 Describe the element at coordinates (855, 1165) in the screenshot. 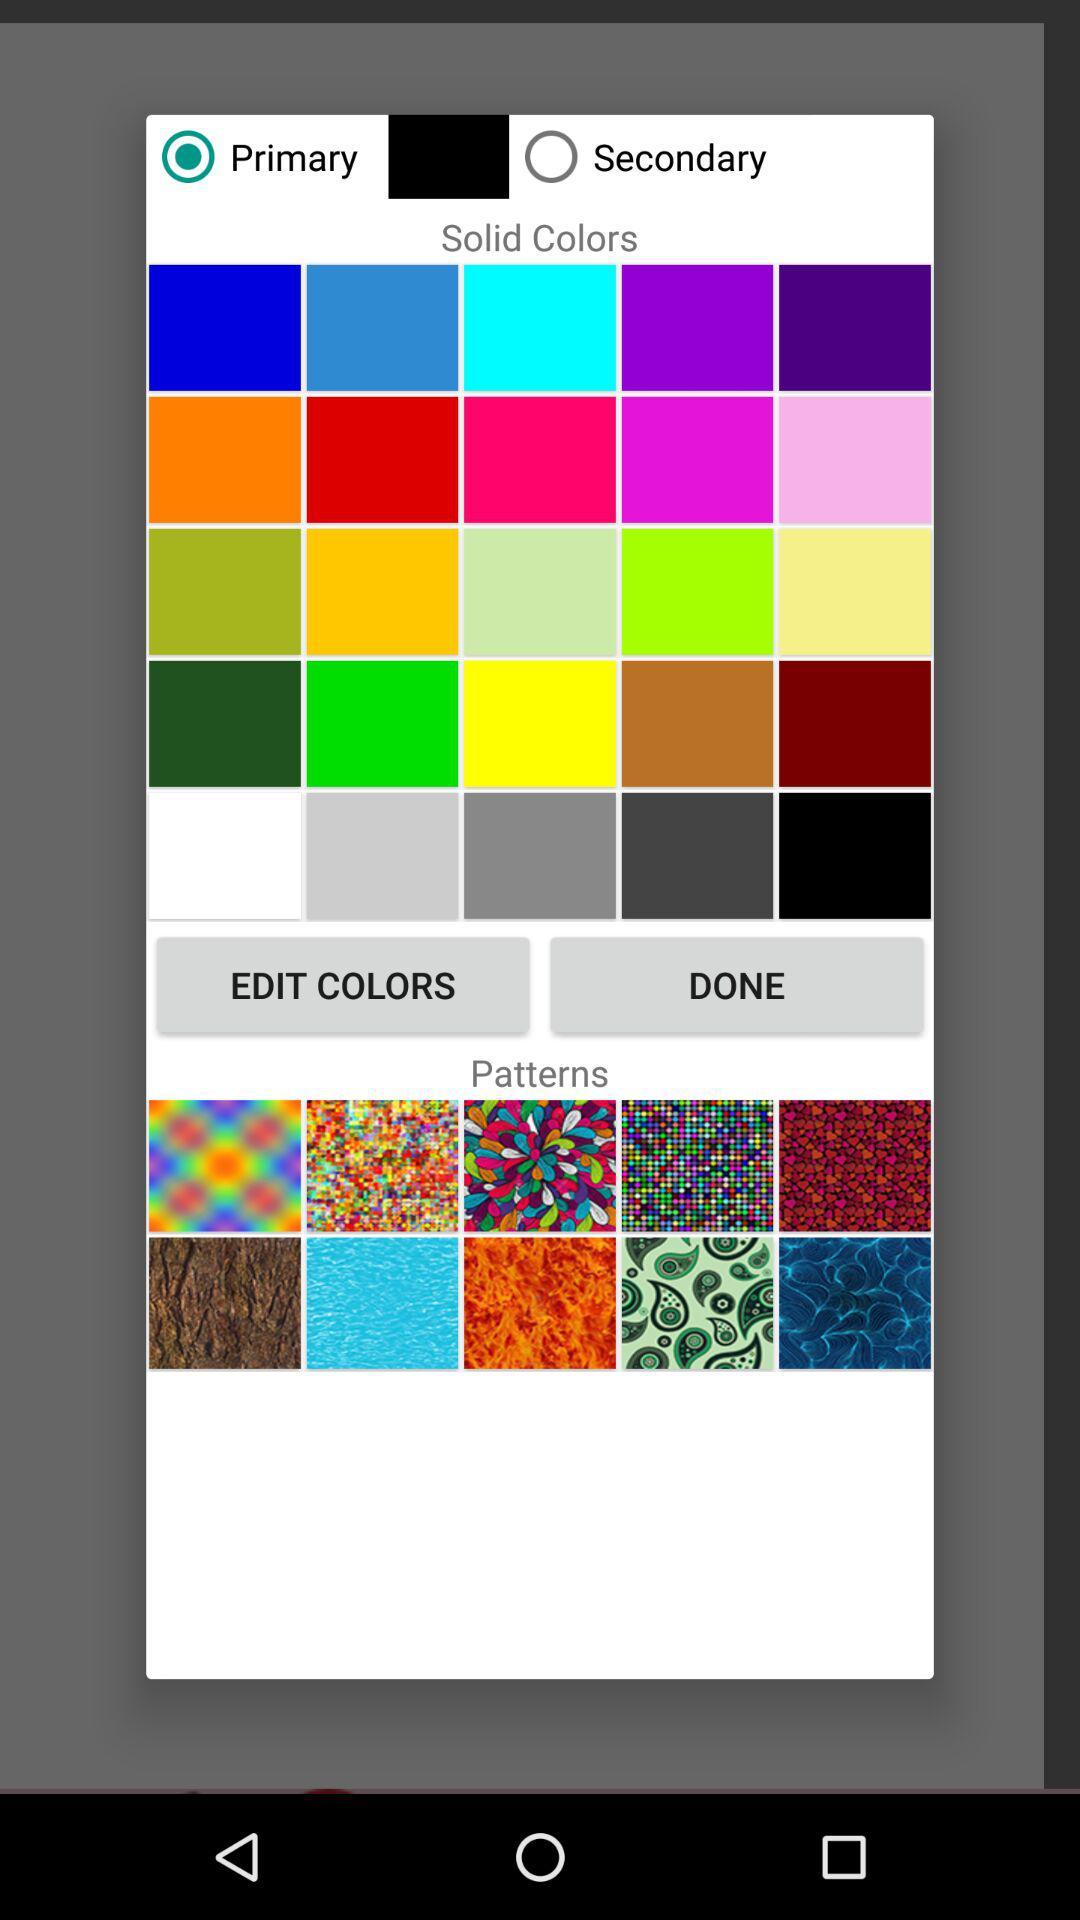

I see `change pattern` at that location.